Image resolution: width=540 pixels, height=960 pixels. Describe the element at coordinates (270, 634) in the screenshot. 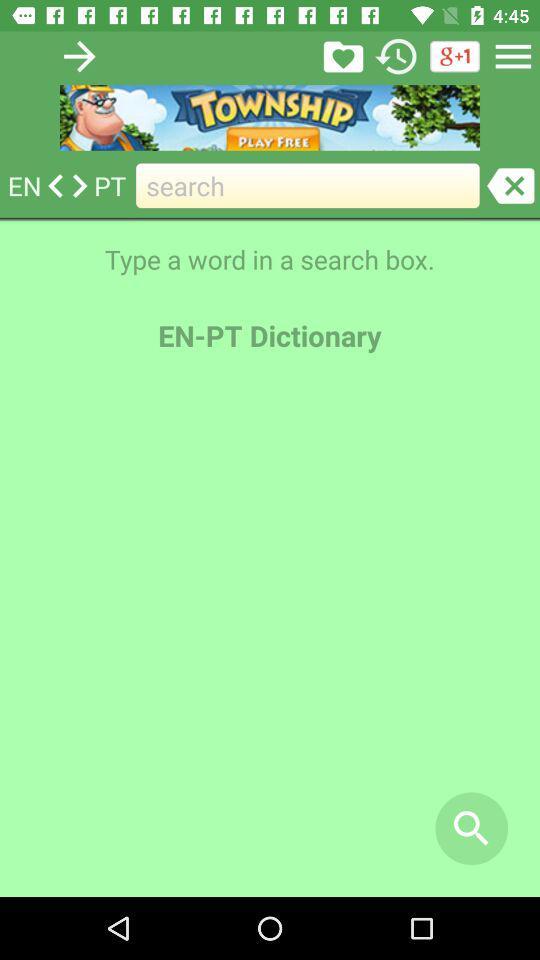

I see `item at the center` at that location.